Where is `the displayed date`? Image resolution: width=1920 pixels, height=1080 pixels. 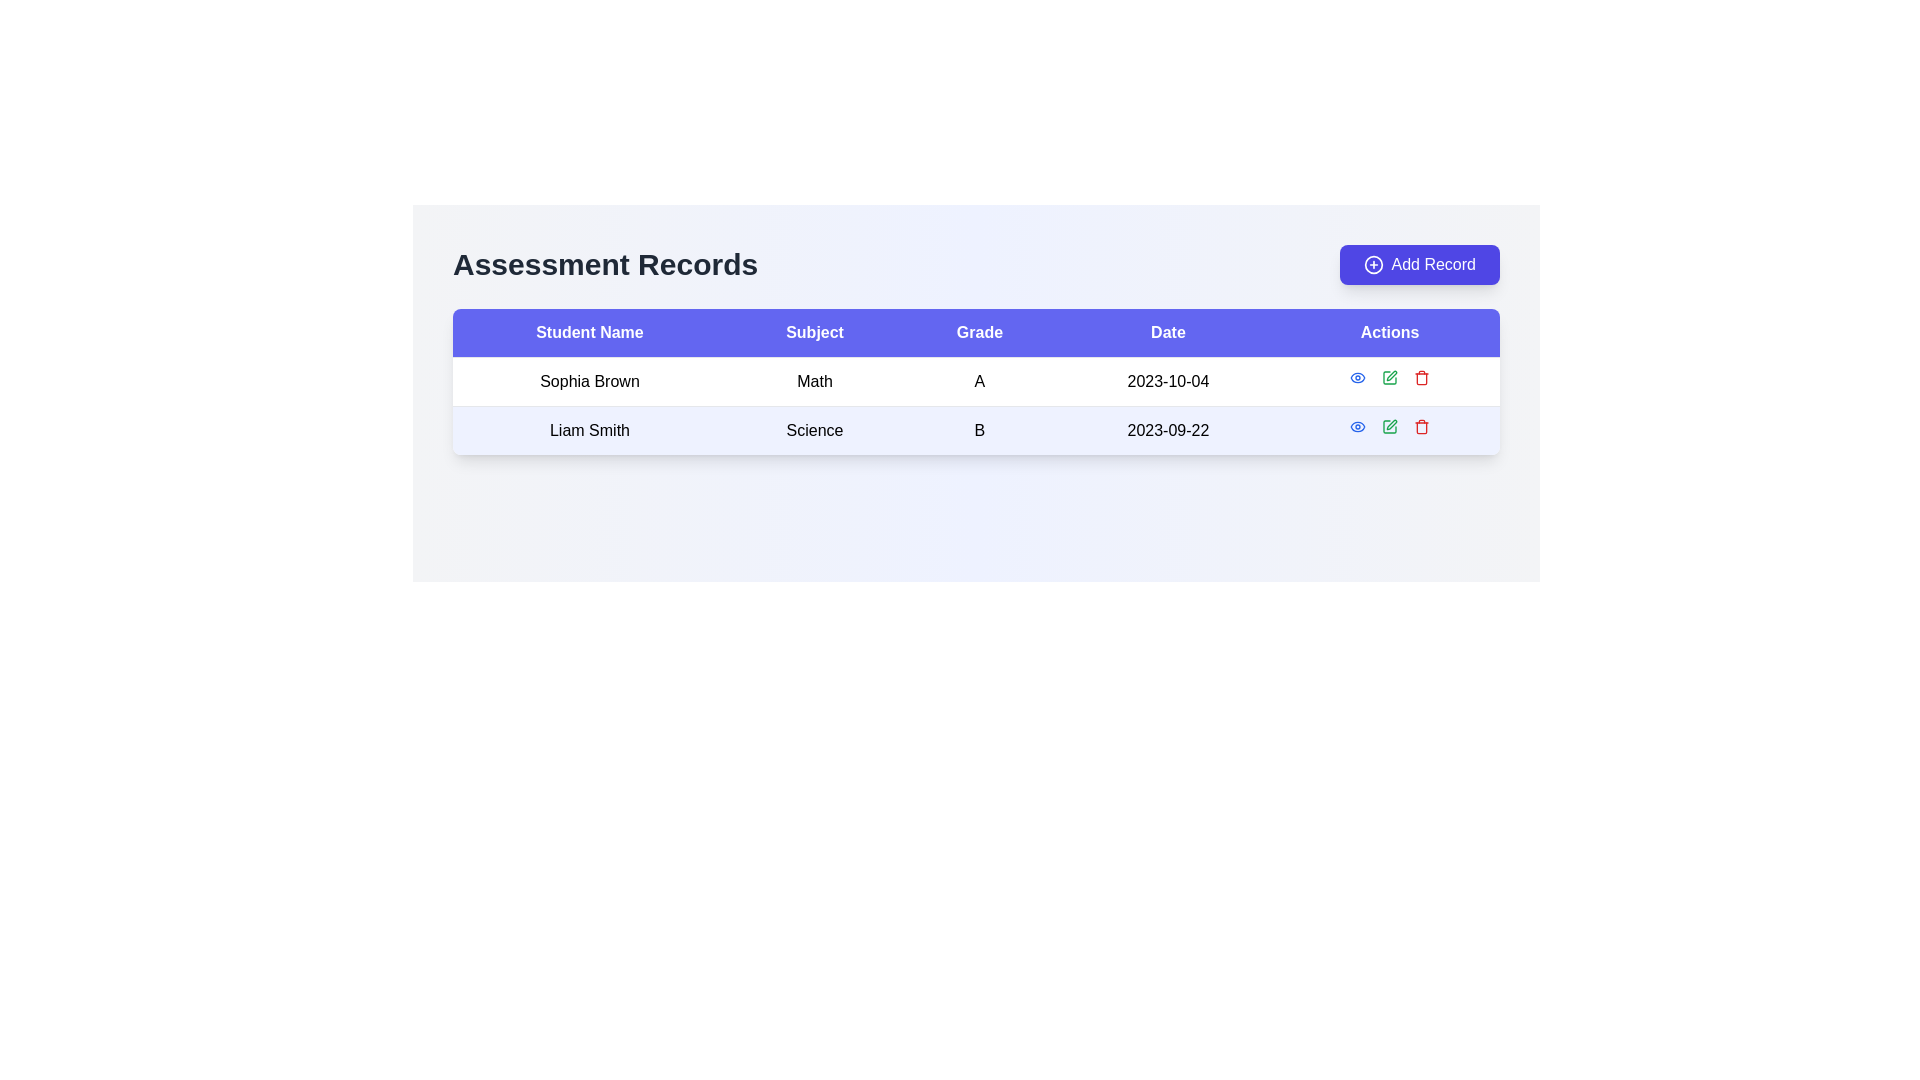
the displayed date is located at coordinates (1168, 429).